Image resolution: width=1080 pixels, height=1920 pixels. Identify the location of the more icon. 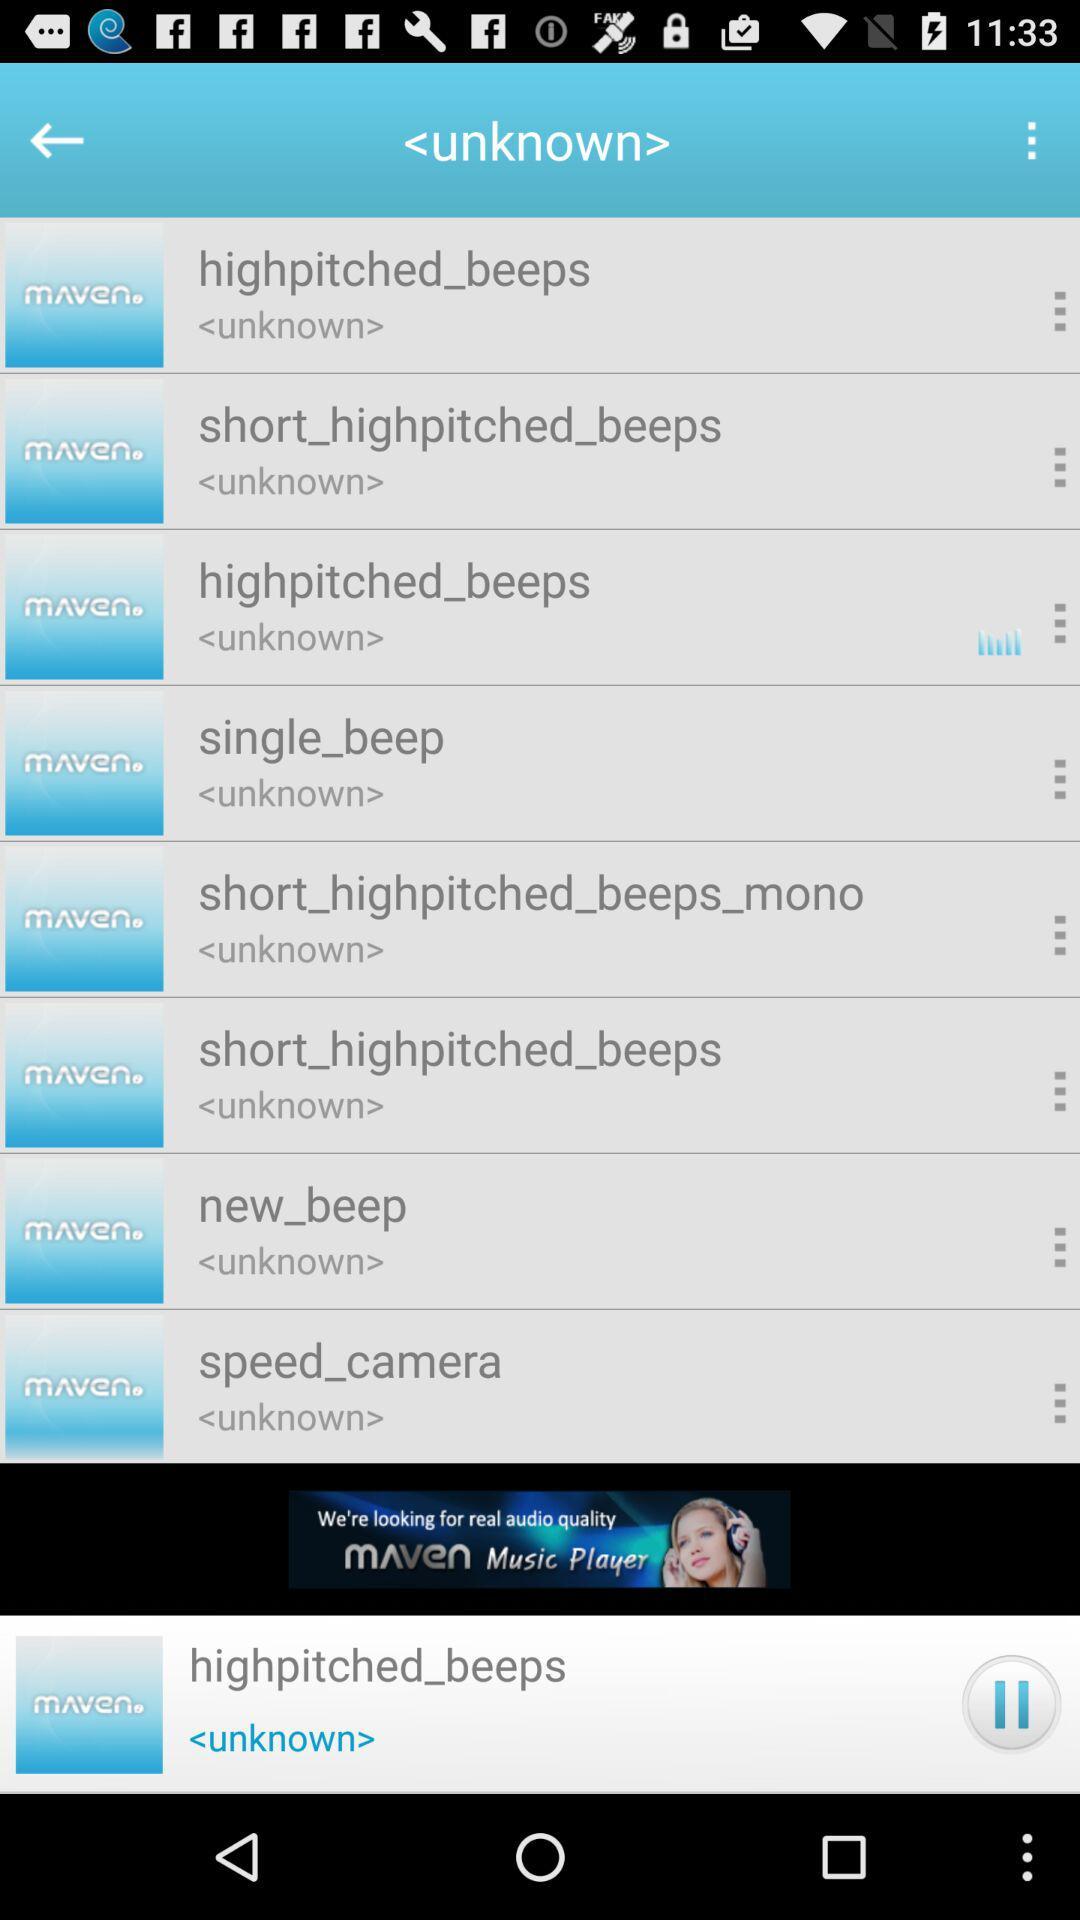
(1027, 1336).